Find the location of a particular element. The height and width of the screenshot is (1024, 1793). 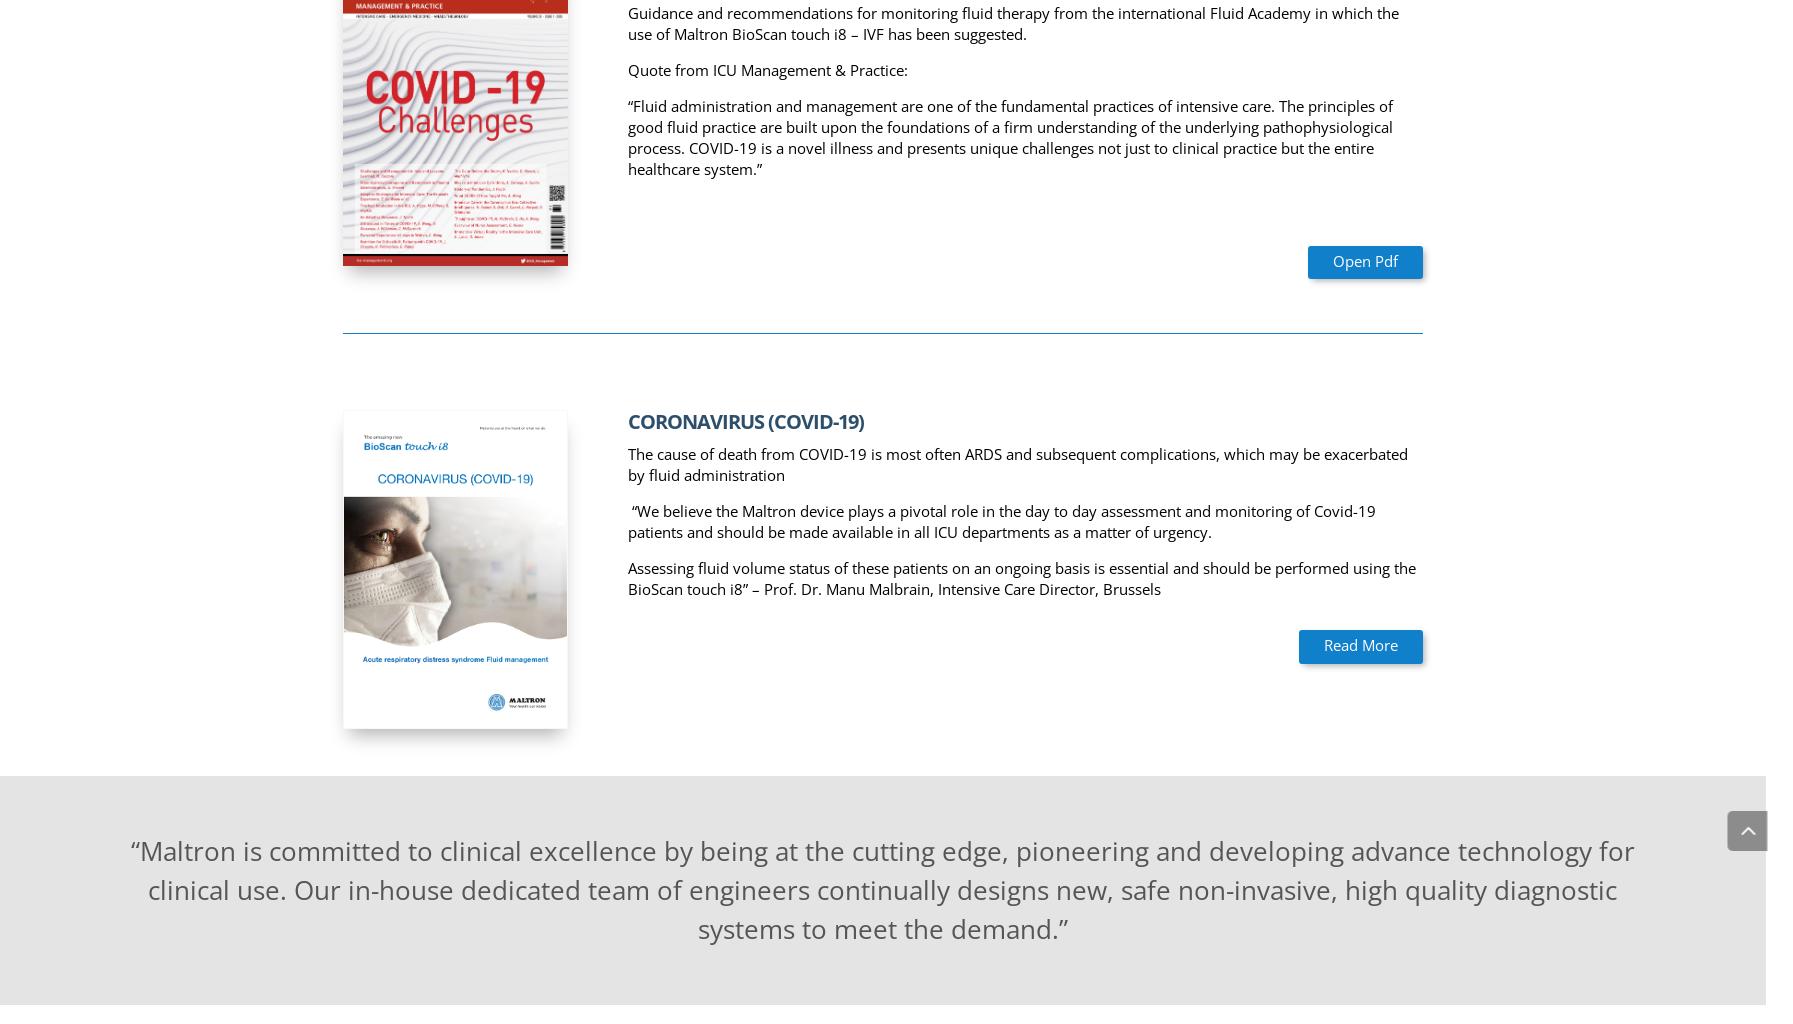

'CORONAVIRUS (COVID-19)' is located at coordinates (743, 420).